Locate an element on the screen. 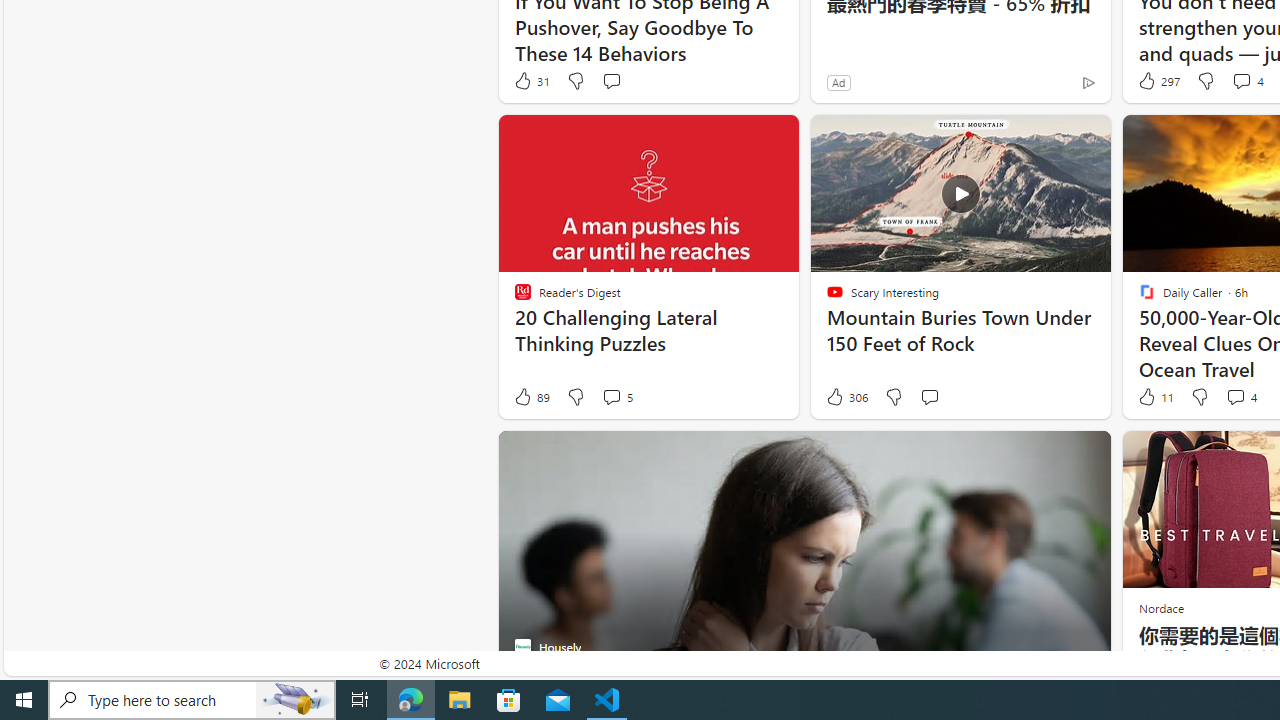  '306 Like' is located at coordinates (846, 397).